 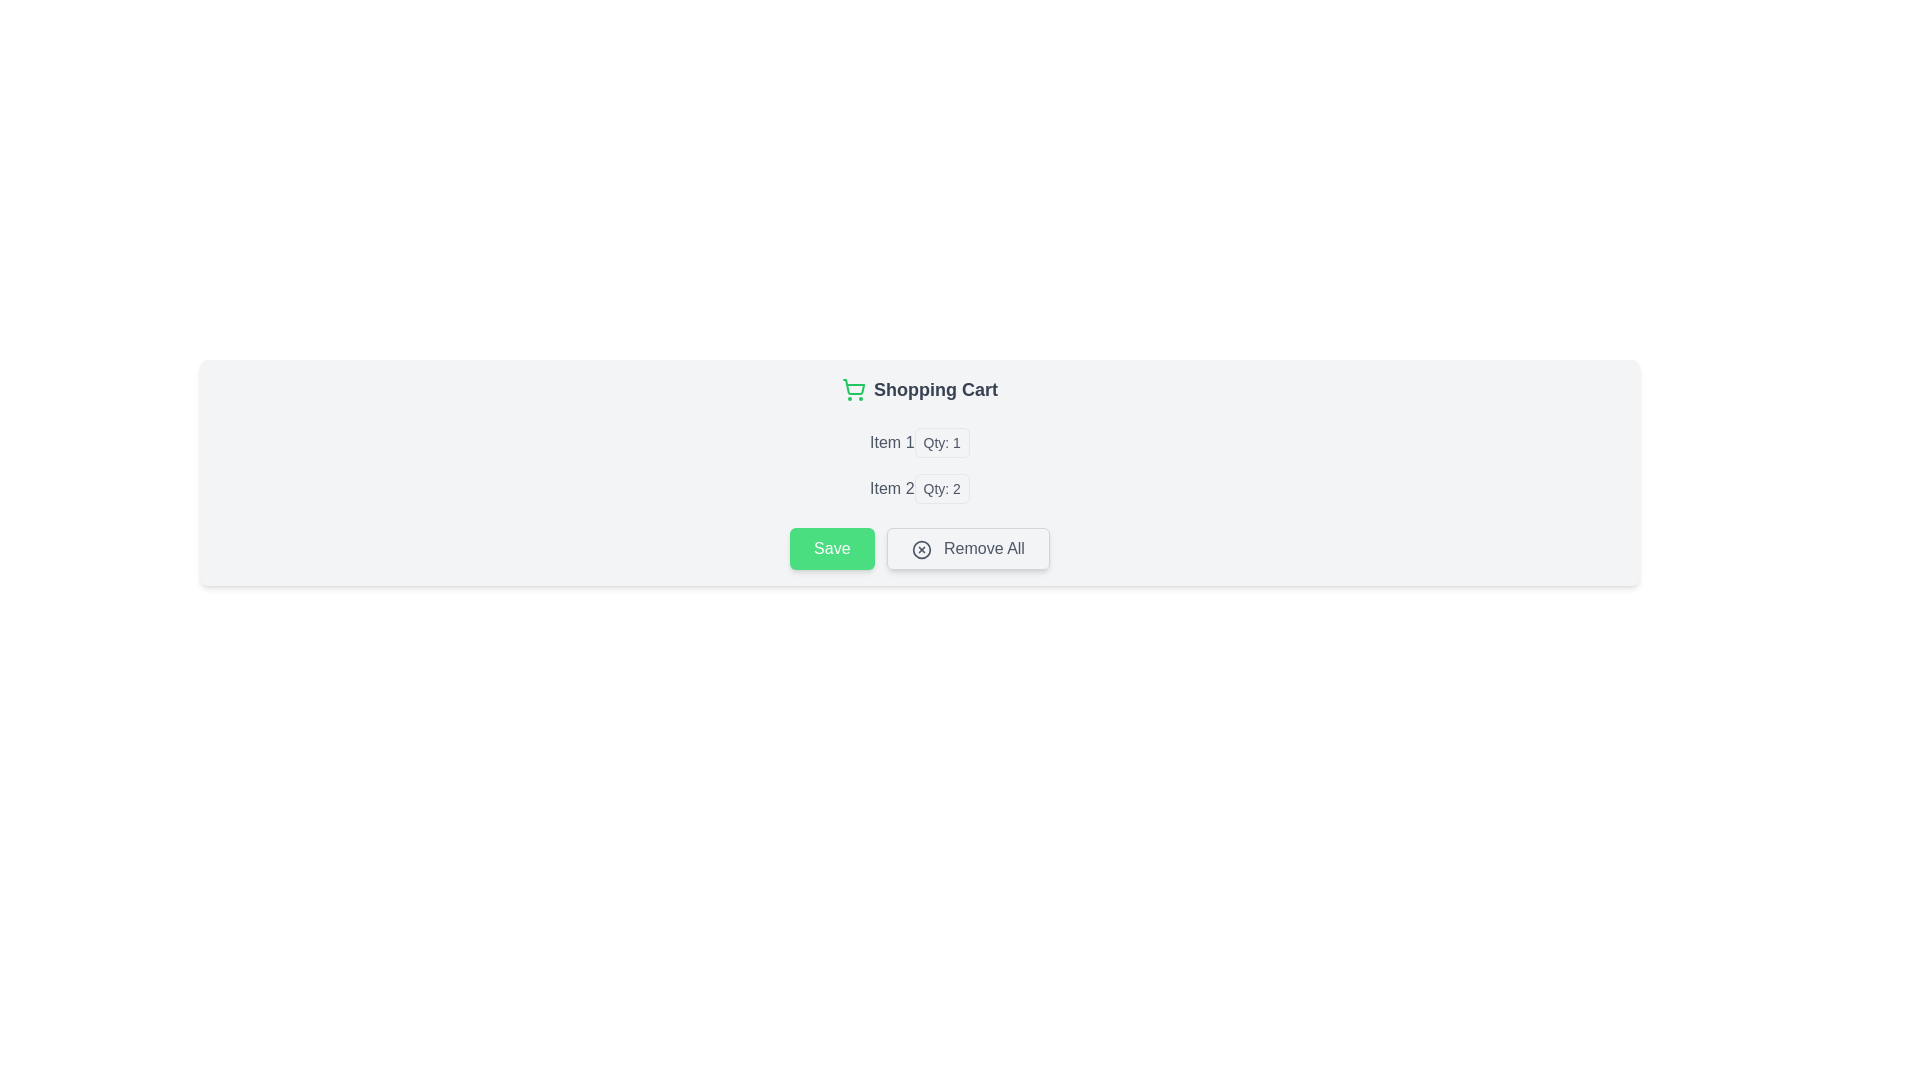 What do you see at coordinates (854, 389) in the screenshot?
I see `the green shopping cart SVG icon located at the top-left of the 'Shopping Cart' section, preceding the text 'Shopping Cart'` at bounding box center [854, 389].